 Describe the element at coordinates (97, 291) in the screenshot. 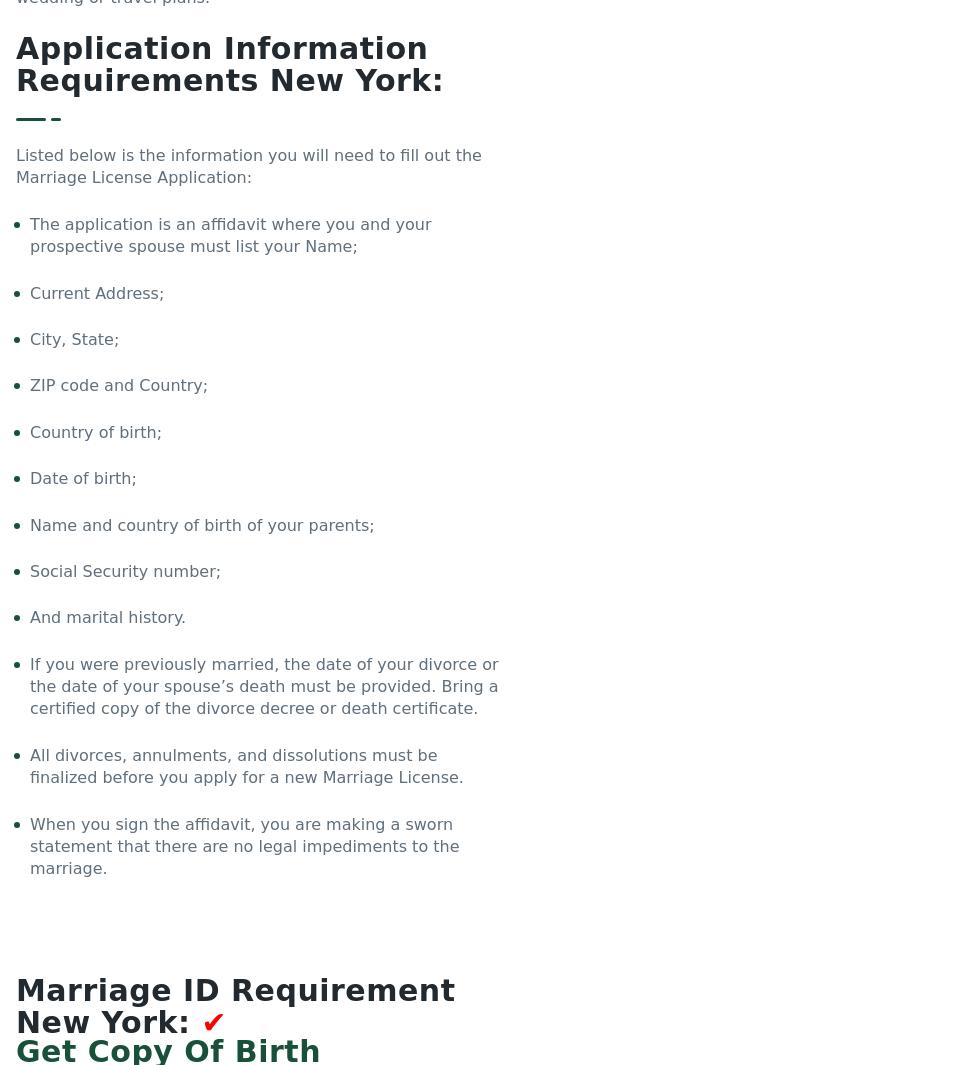

I see `'Current Address;'` at that location.